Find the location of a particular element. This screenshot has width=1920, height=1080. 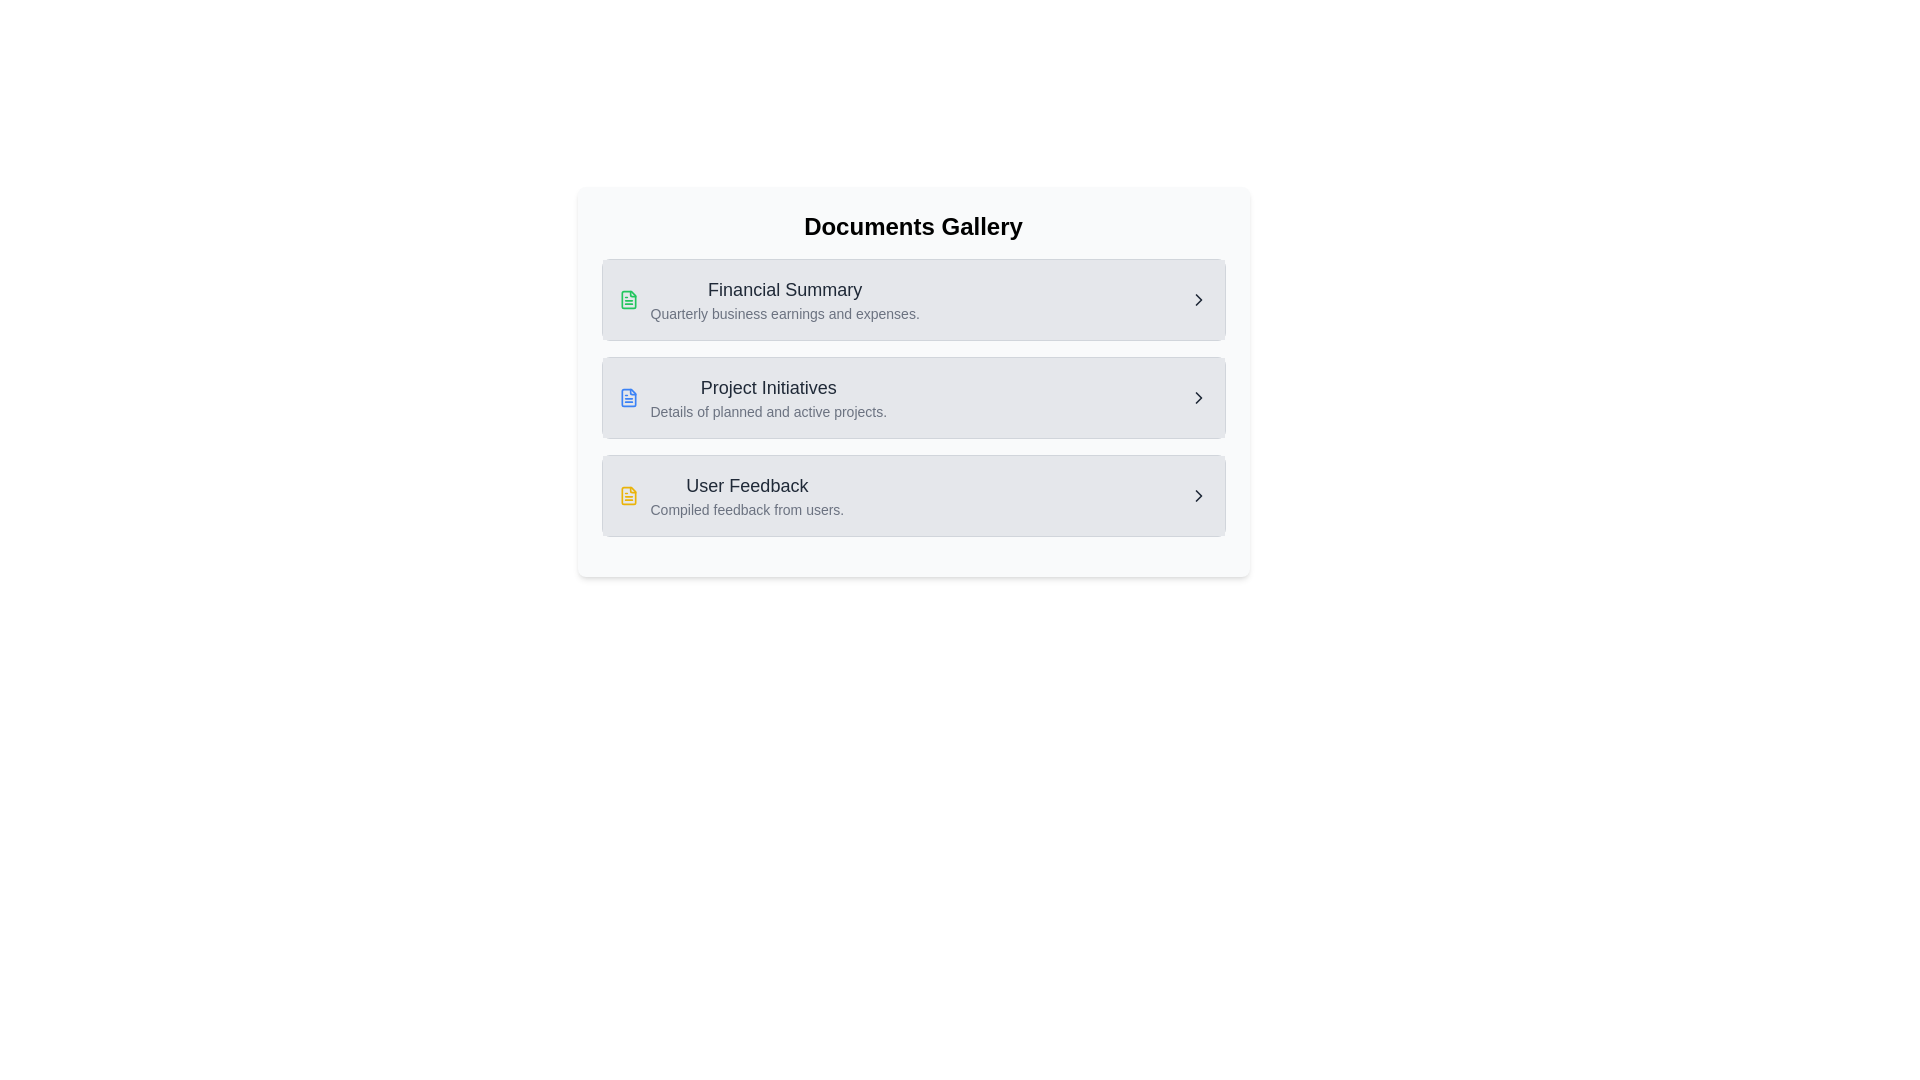

the third interactive list item labeled 'User Feedback' is located at coordinates (730, 495).